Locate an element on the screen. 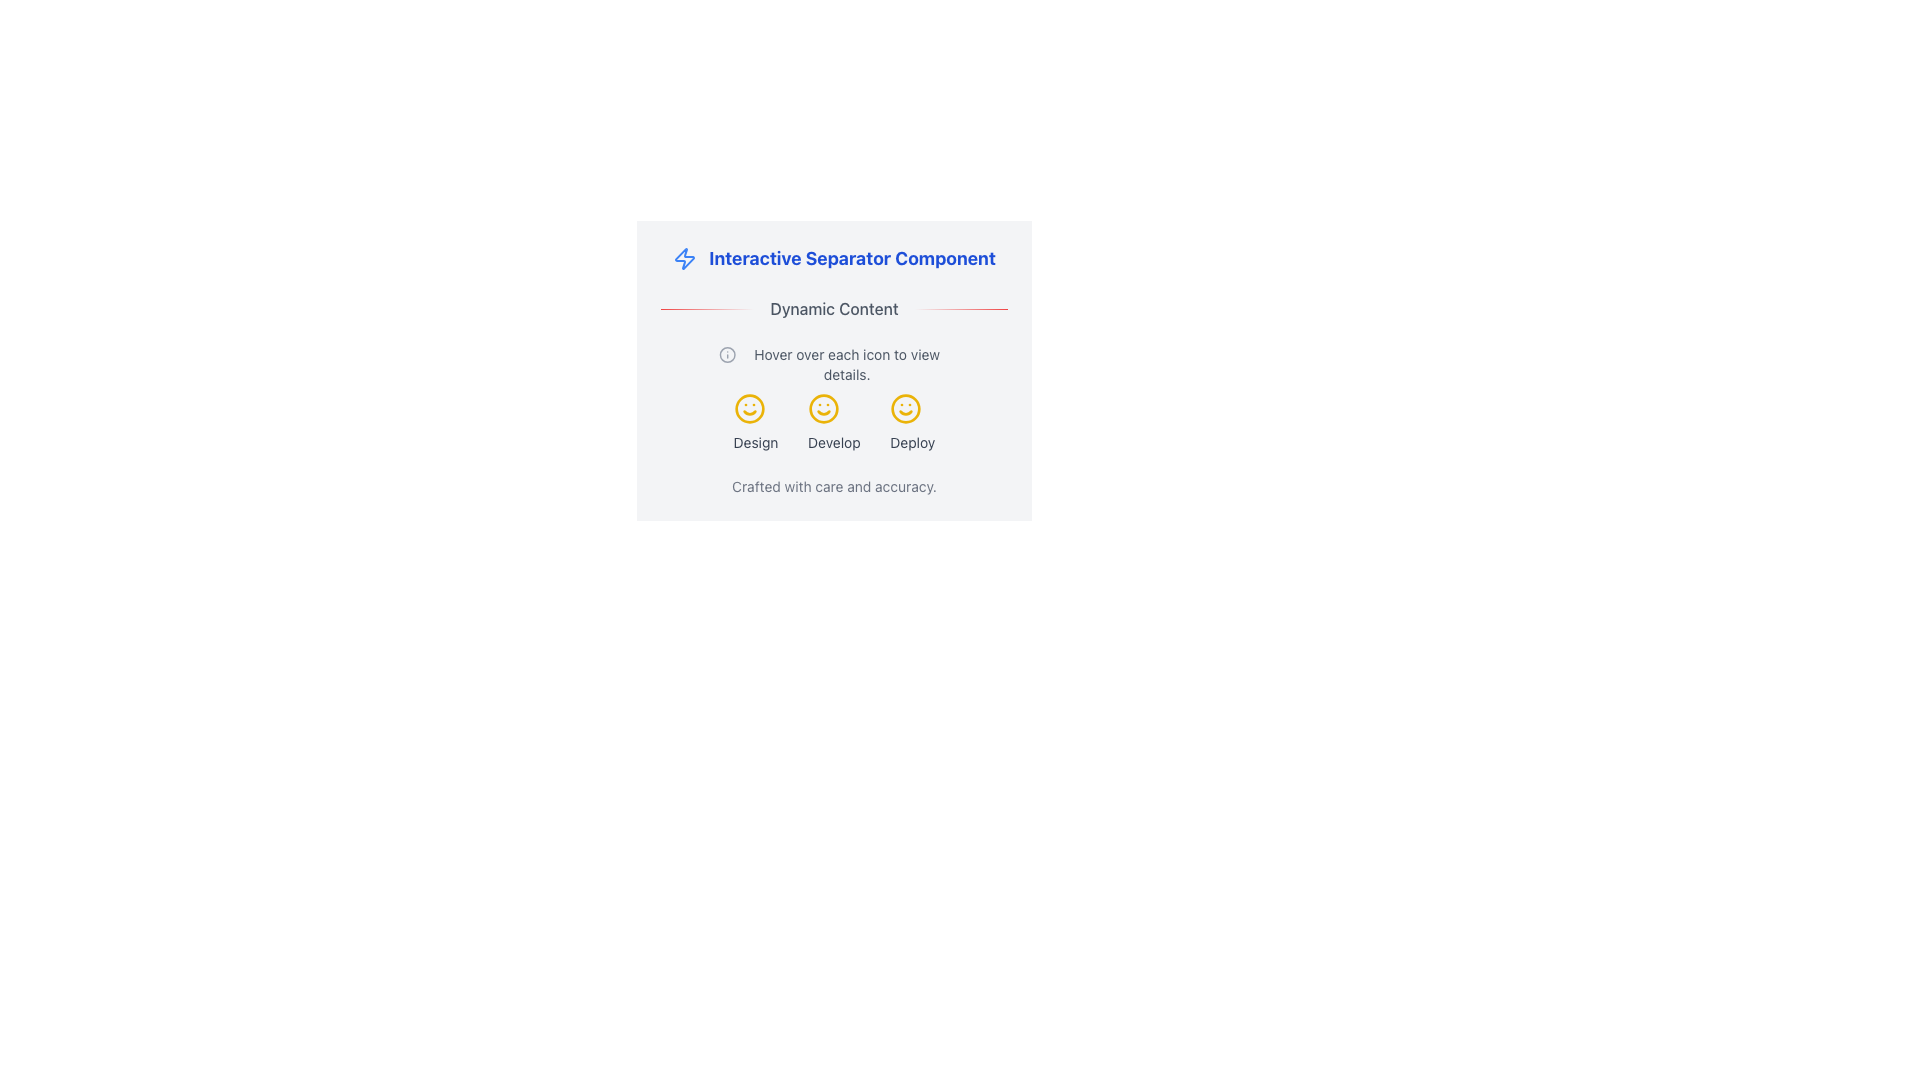 The image size is (1920, 1080). the text label displaying 'Dynamic Content' which is centrally positioned between two gradient lines in the upper section of the card-like interface is located at coordinates (834, 308).